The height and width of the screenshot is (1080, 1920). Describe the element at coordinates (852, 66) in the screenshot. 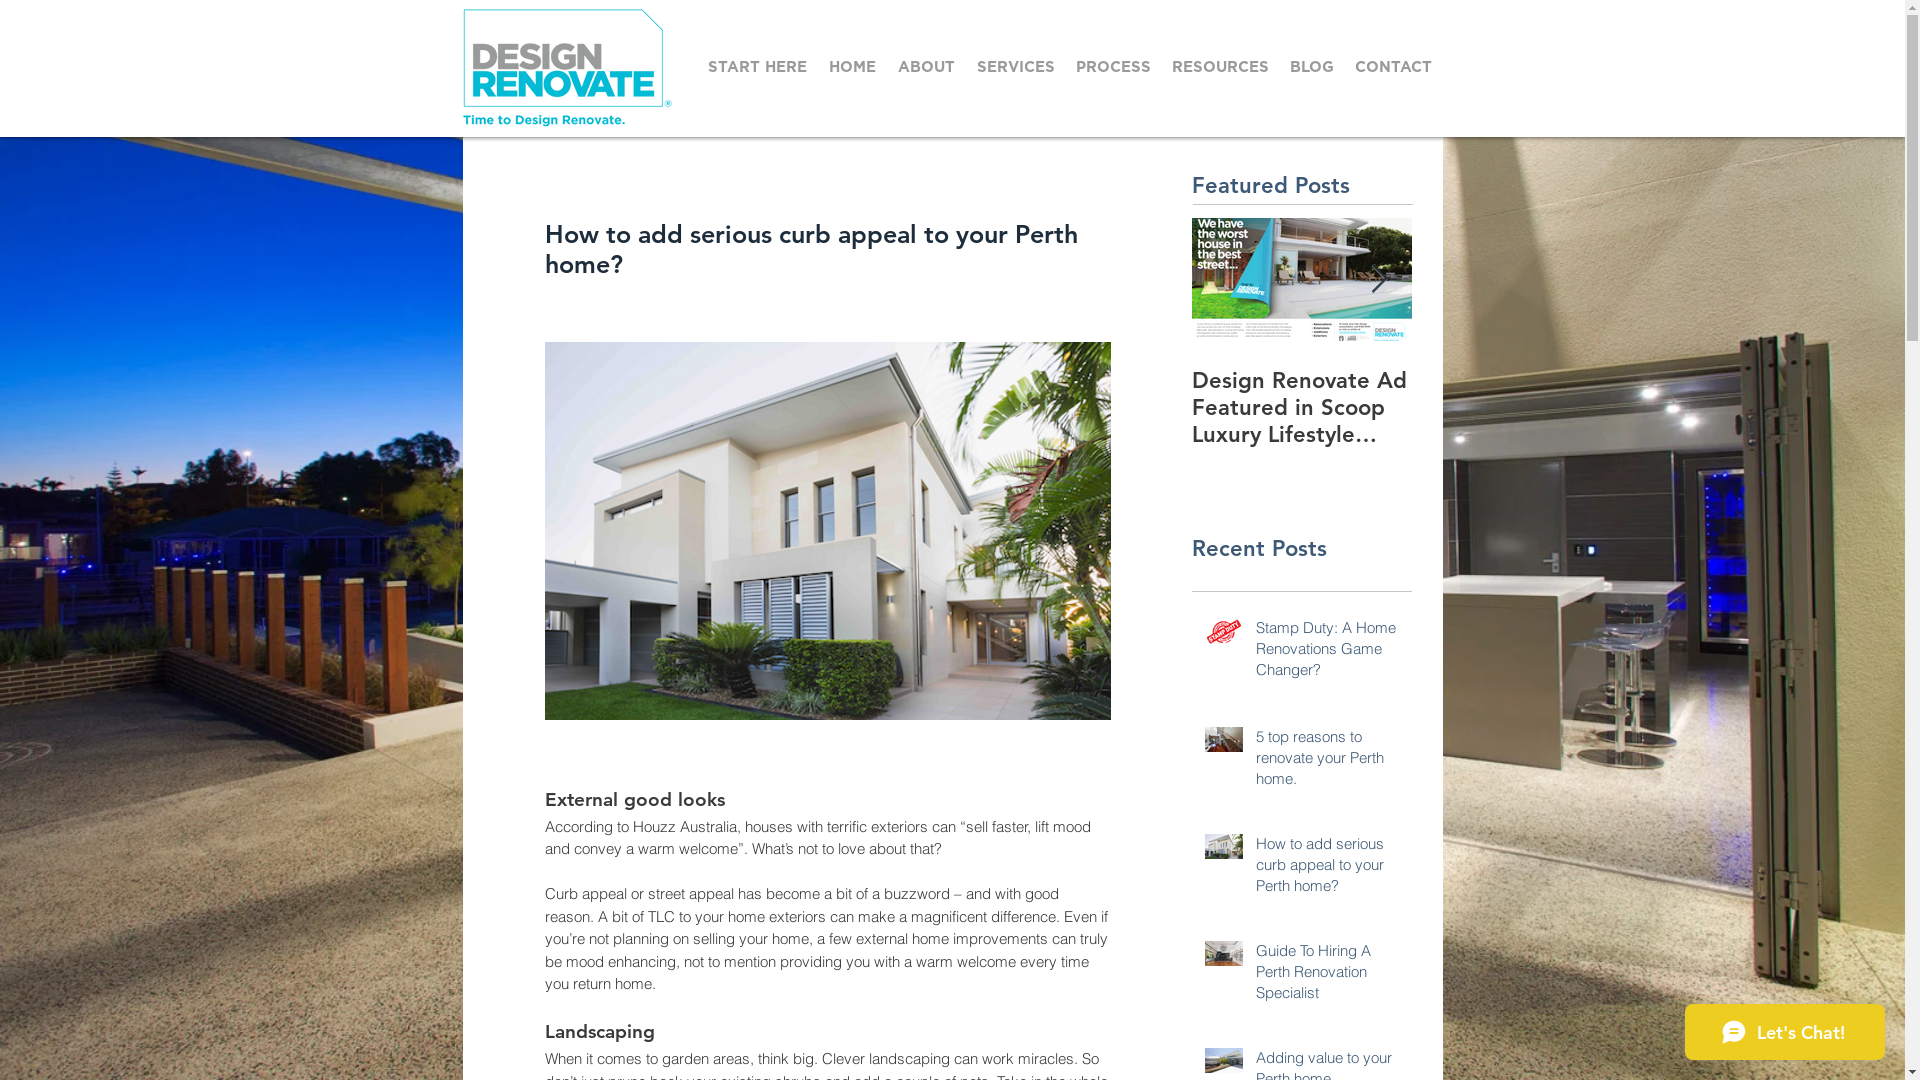

I see `'HOME'` at that location.